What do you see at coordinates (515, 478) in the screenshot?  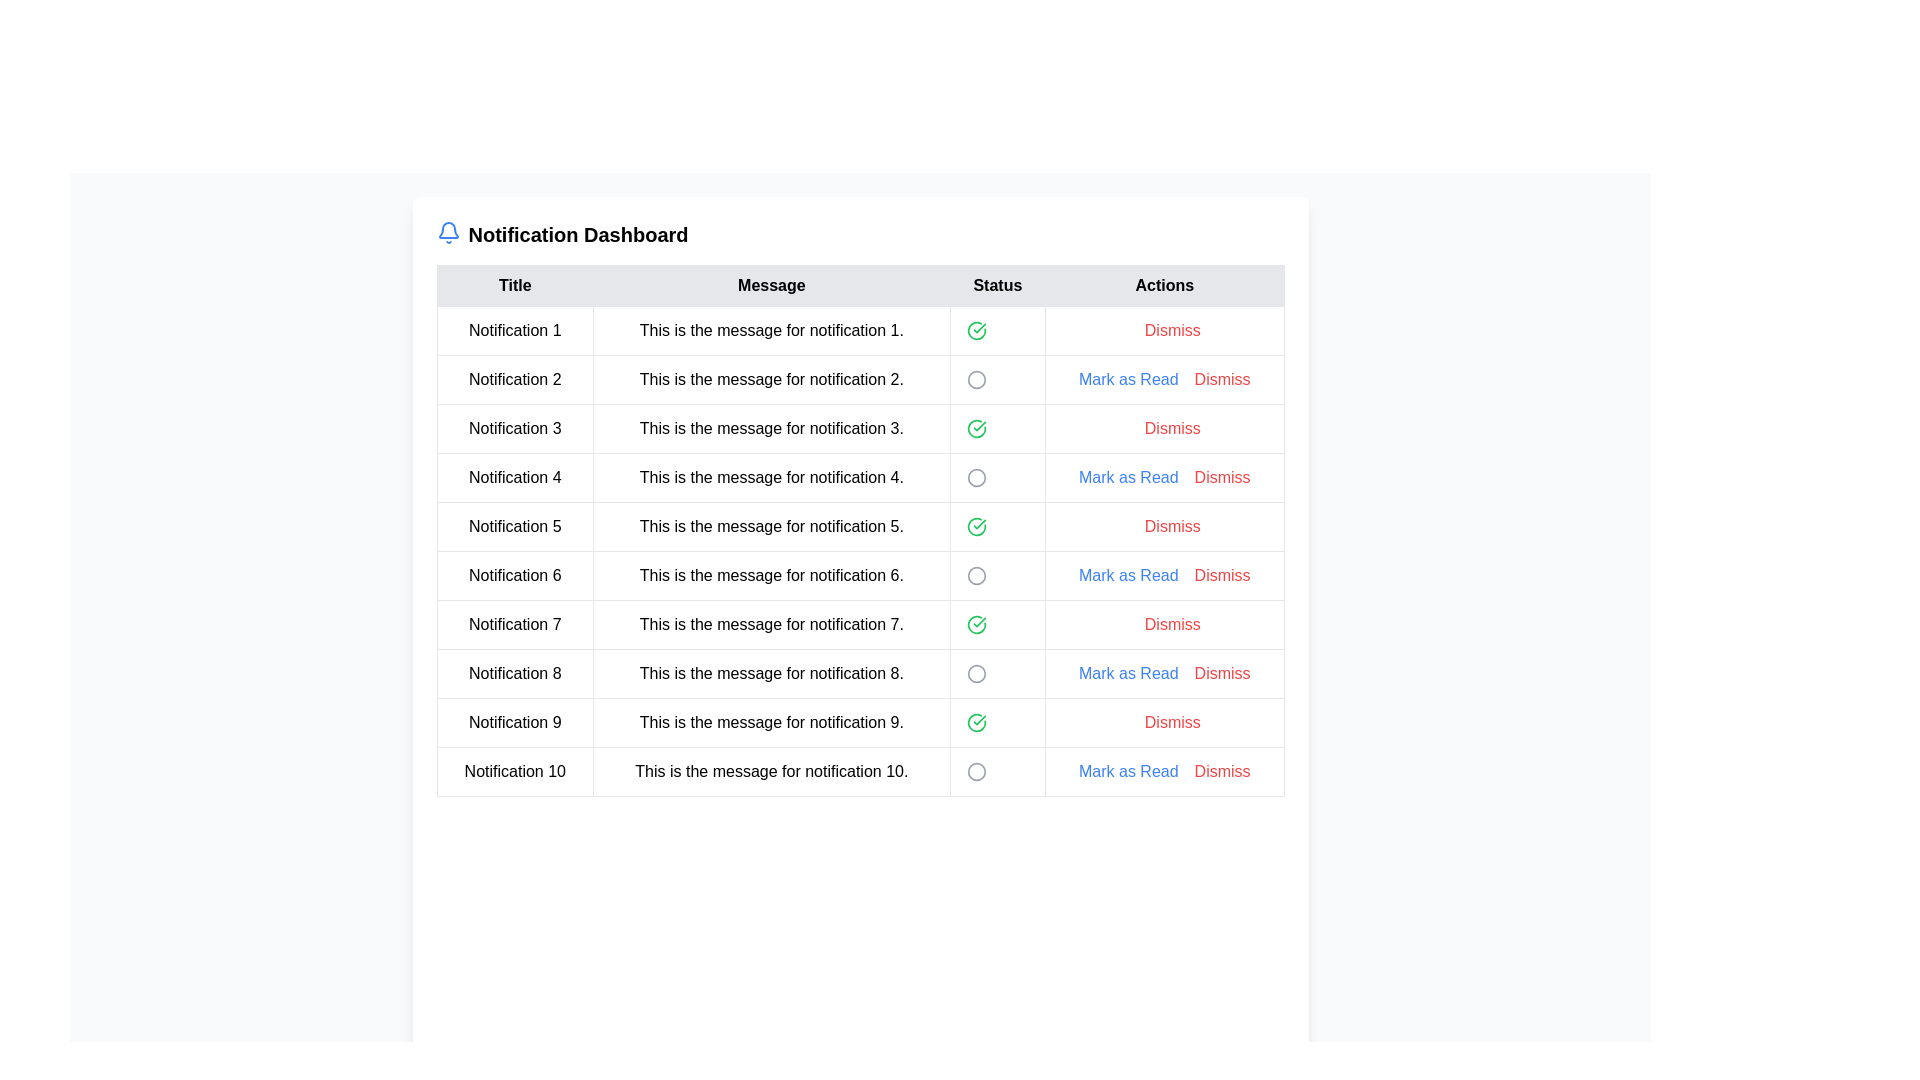 I see `the text label displaying 'Notification 4' located in the fourth row of the table under the 'Title' column` at bounding box center [515, 478].